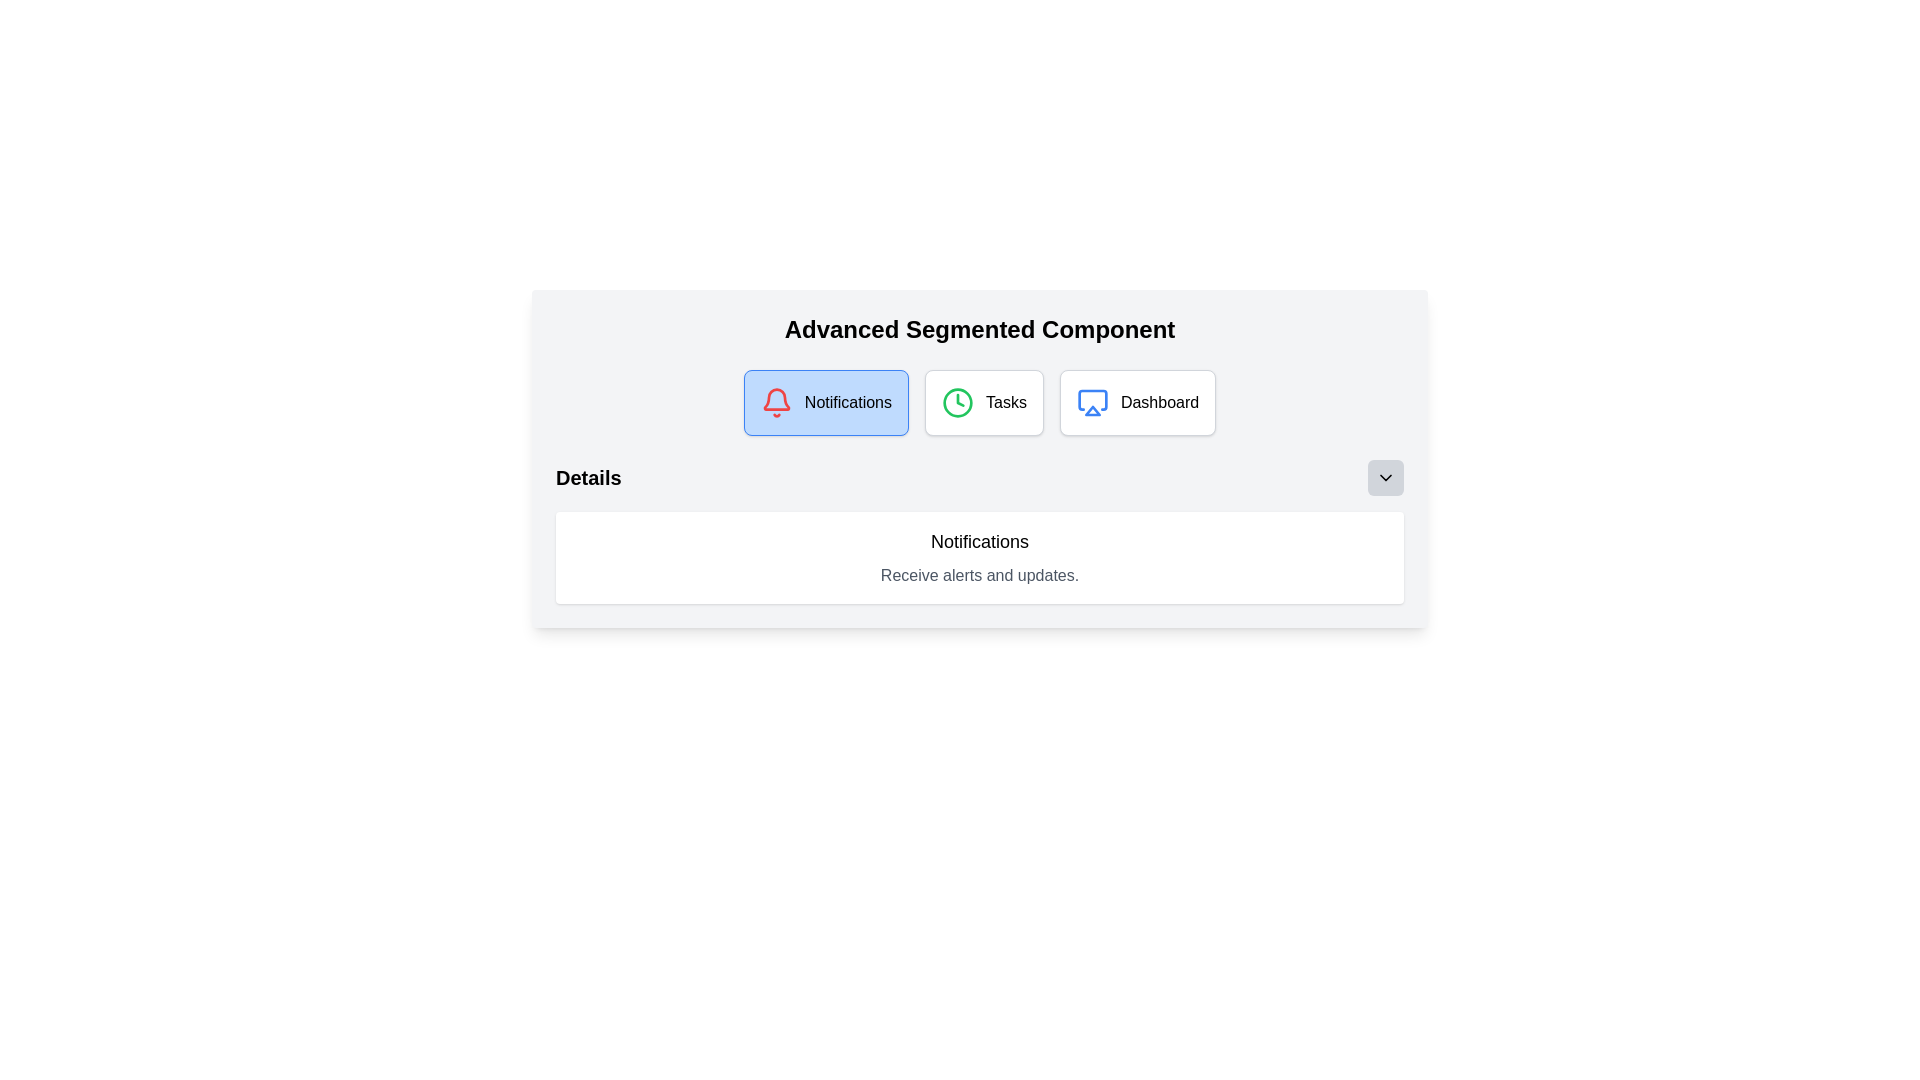 This screenshot has width=1920, height=1080. What do you see at coordinates (826, 402) in the screenshot?
I see `the 'Notifications' button located at the top of the segmenting component, positioned at the leftmost side of the row of buttons` at bounding box center [826, 402].